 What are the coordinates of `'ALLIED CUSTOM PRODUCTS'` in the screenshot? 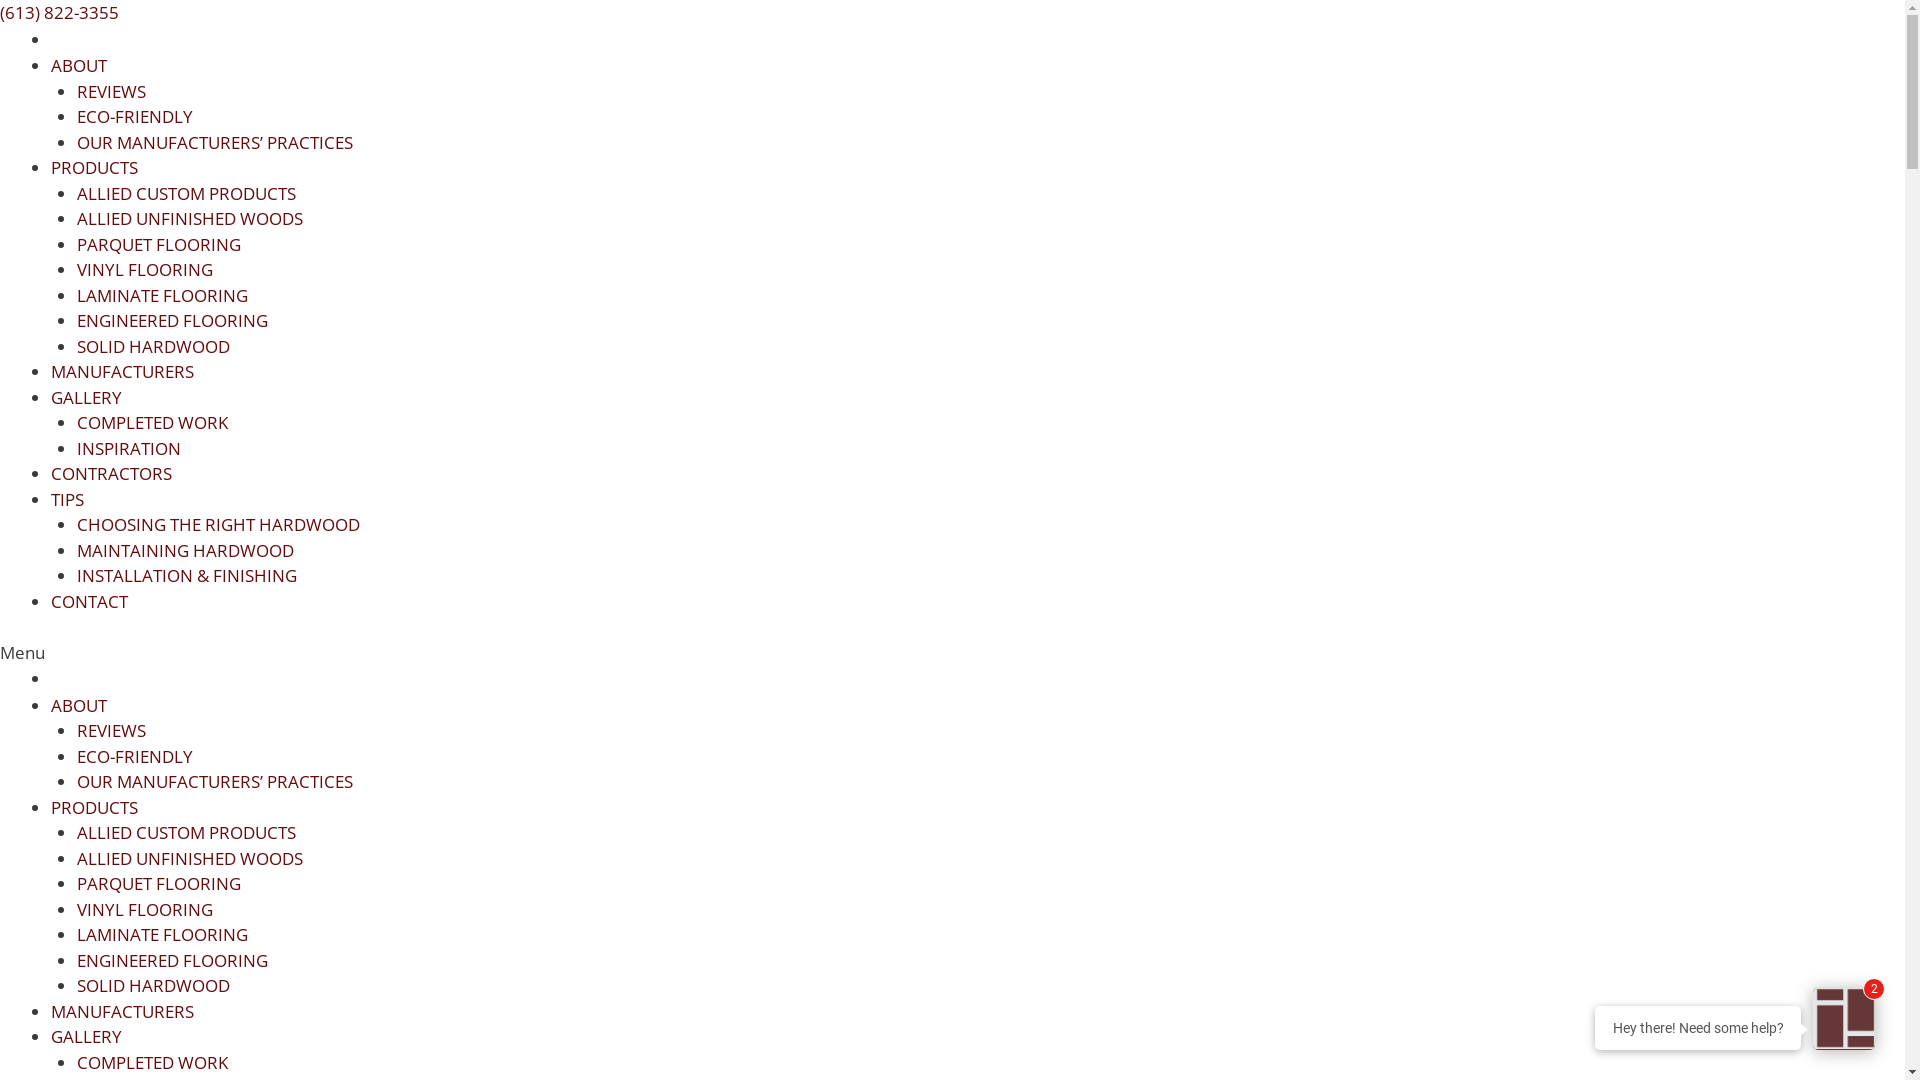 It's located at (185, 832).